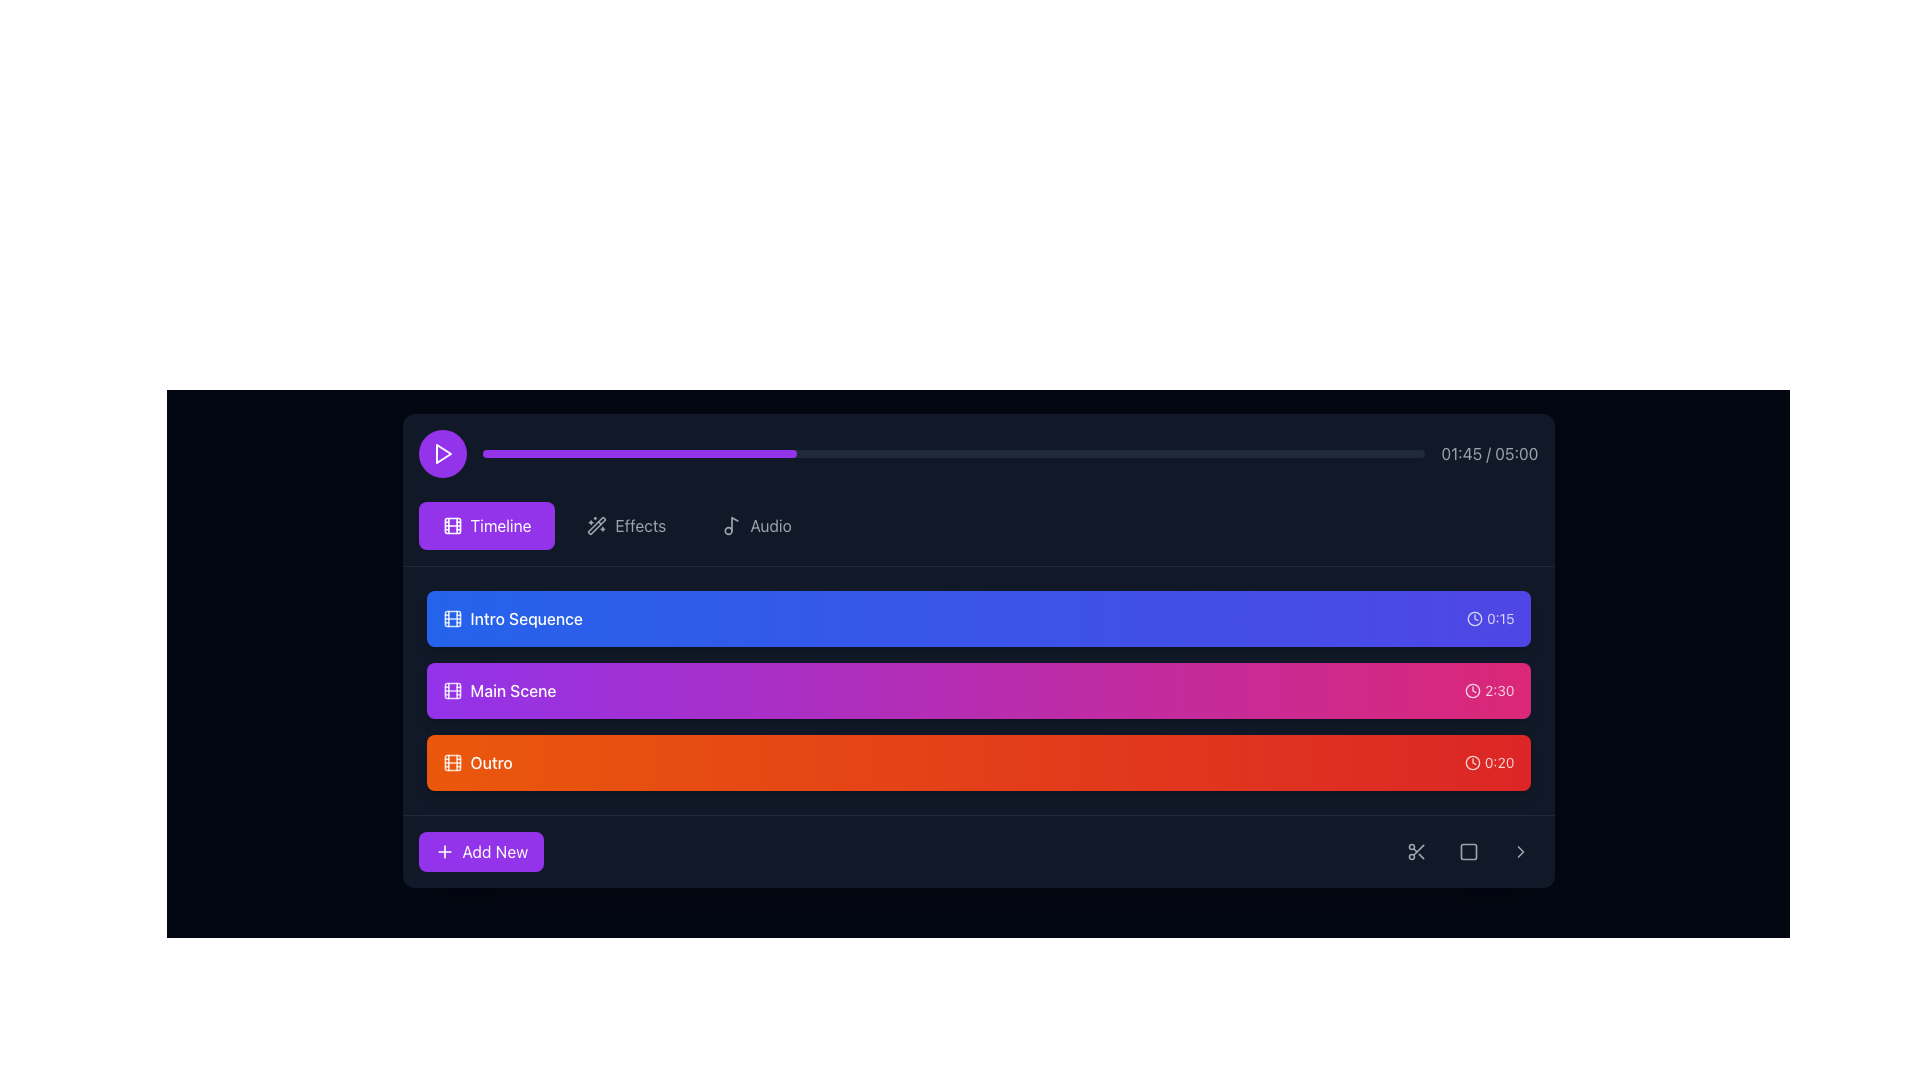 The width and height of the screenshot is (1920, 1080). I want to click on the purple button with rounded edges labeled 'Add New', so click(481, 852).